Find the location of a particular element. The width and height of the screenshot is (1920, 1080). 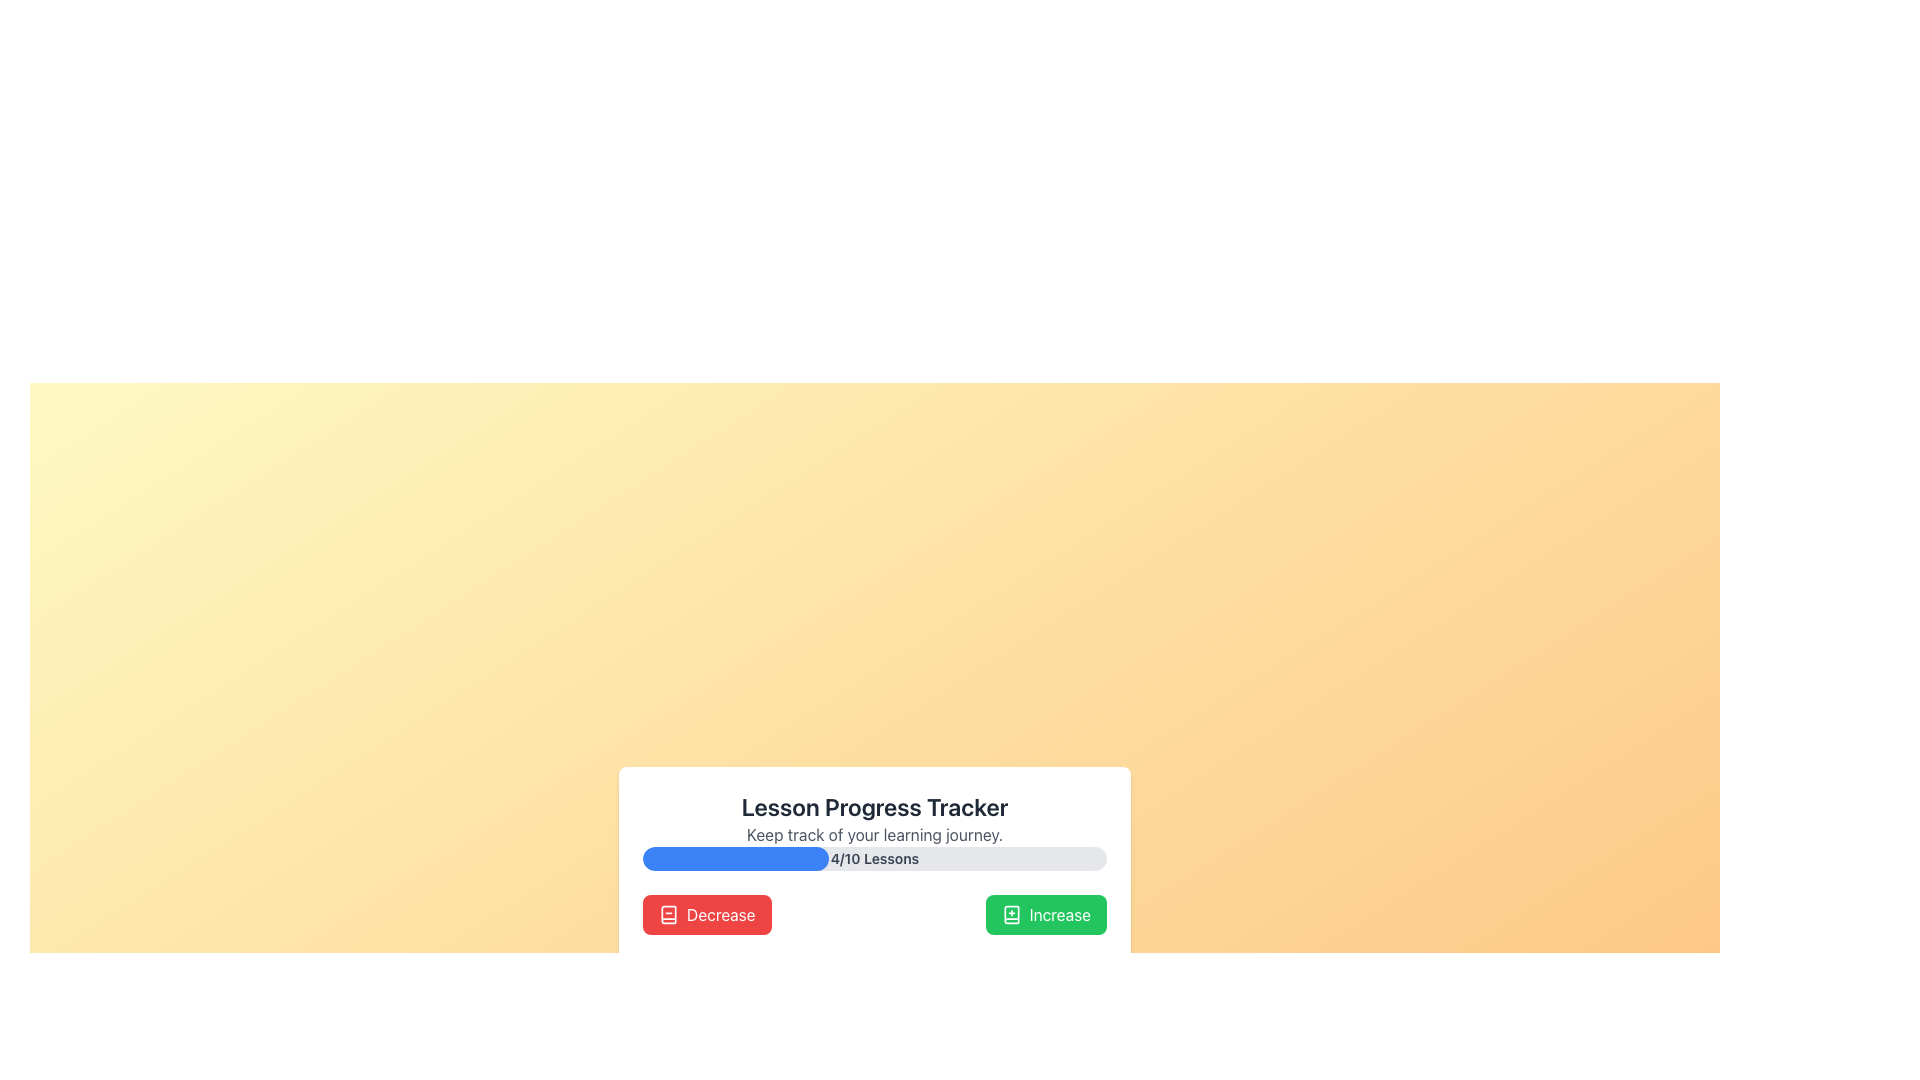

the static text label that provides context for the 'Lesson Progress Tracker', located directly below the title and centered horizontally in the white card interface is located at coordinates (874, 834).